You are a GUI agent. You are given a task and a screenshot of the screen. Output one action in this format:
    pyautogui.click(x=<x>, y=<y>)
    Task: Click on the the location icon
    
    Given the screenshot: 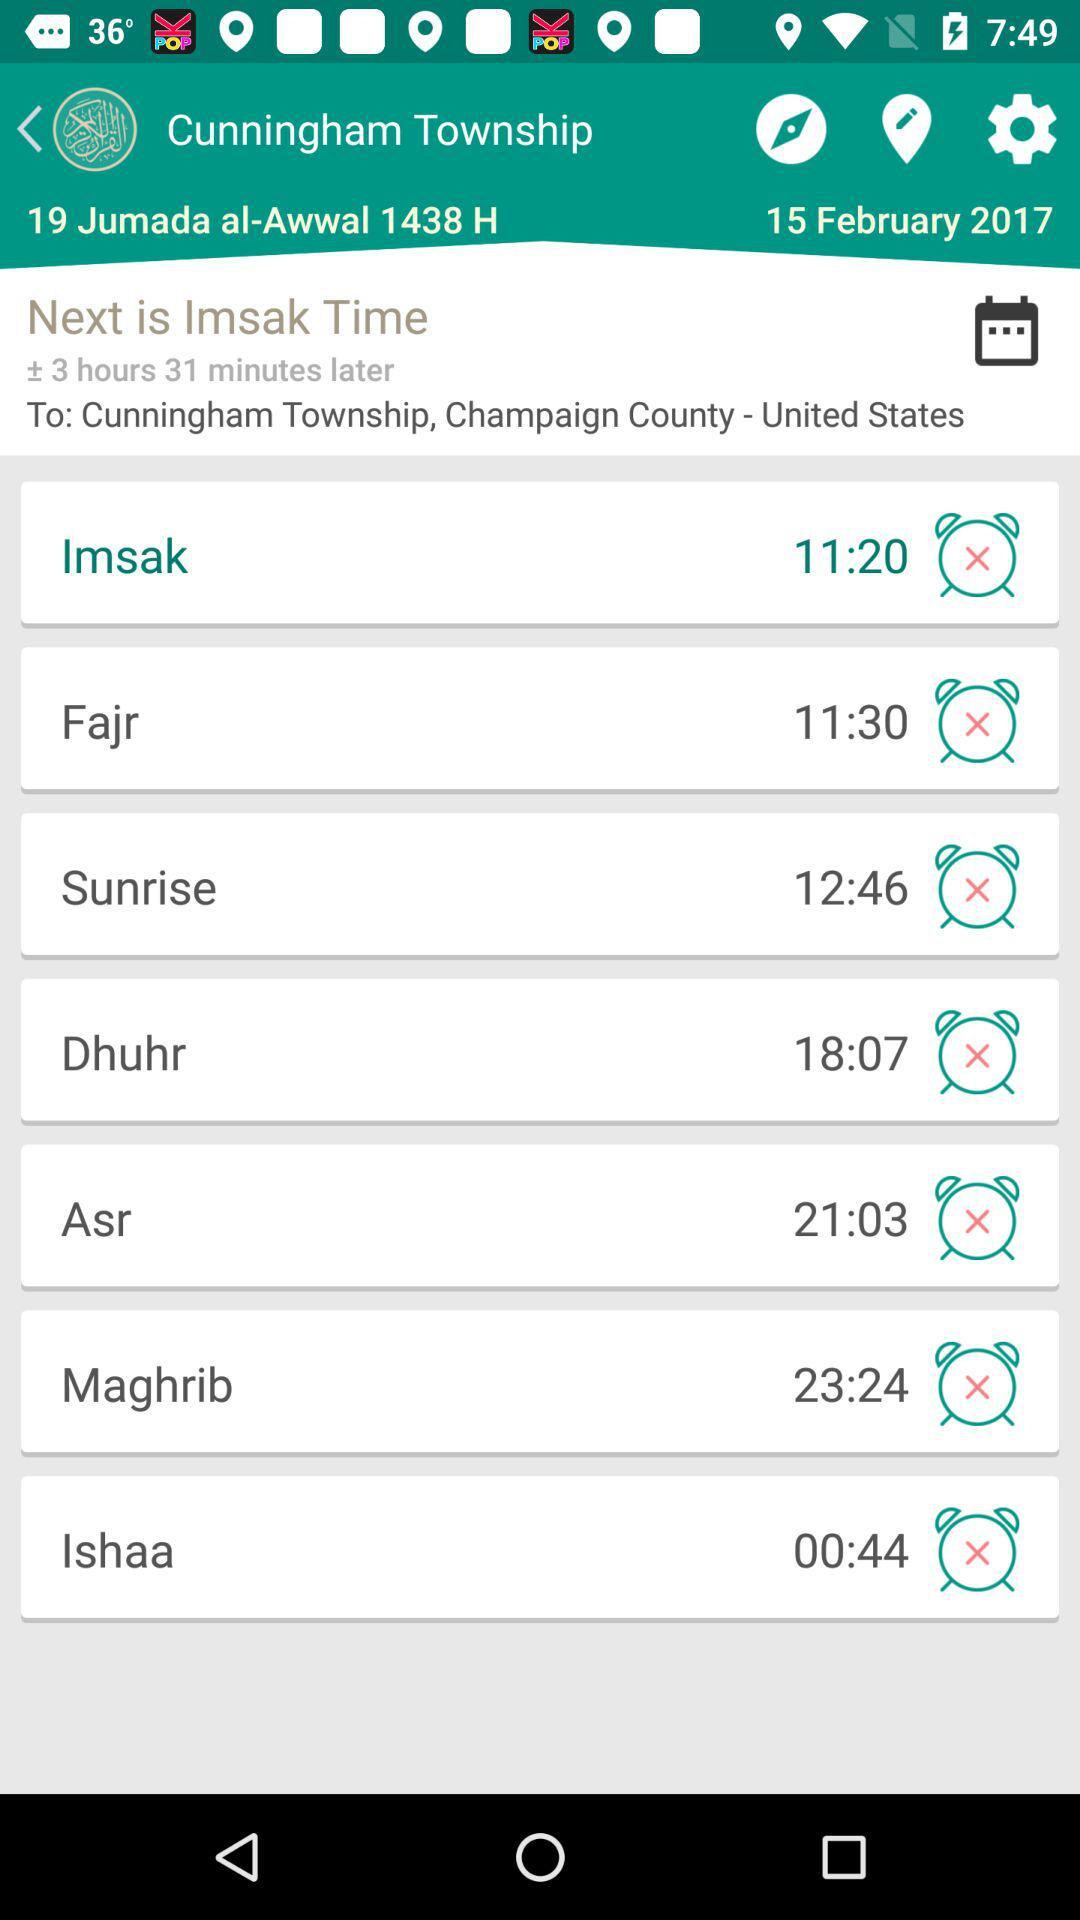 What is the action you would take?
    pyautogui.click(x=906, y=127)
    